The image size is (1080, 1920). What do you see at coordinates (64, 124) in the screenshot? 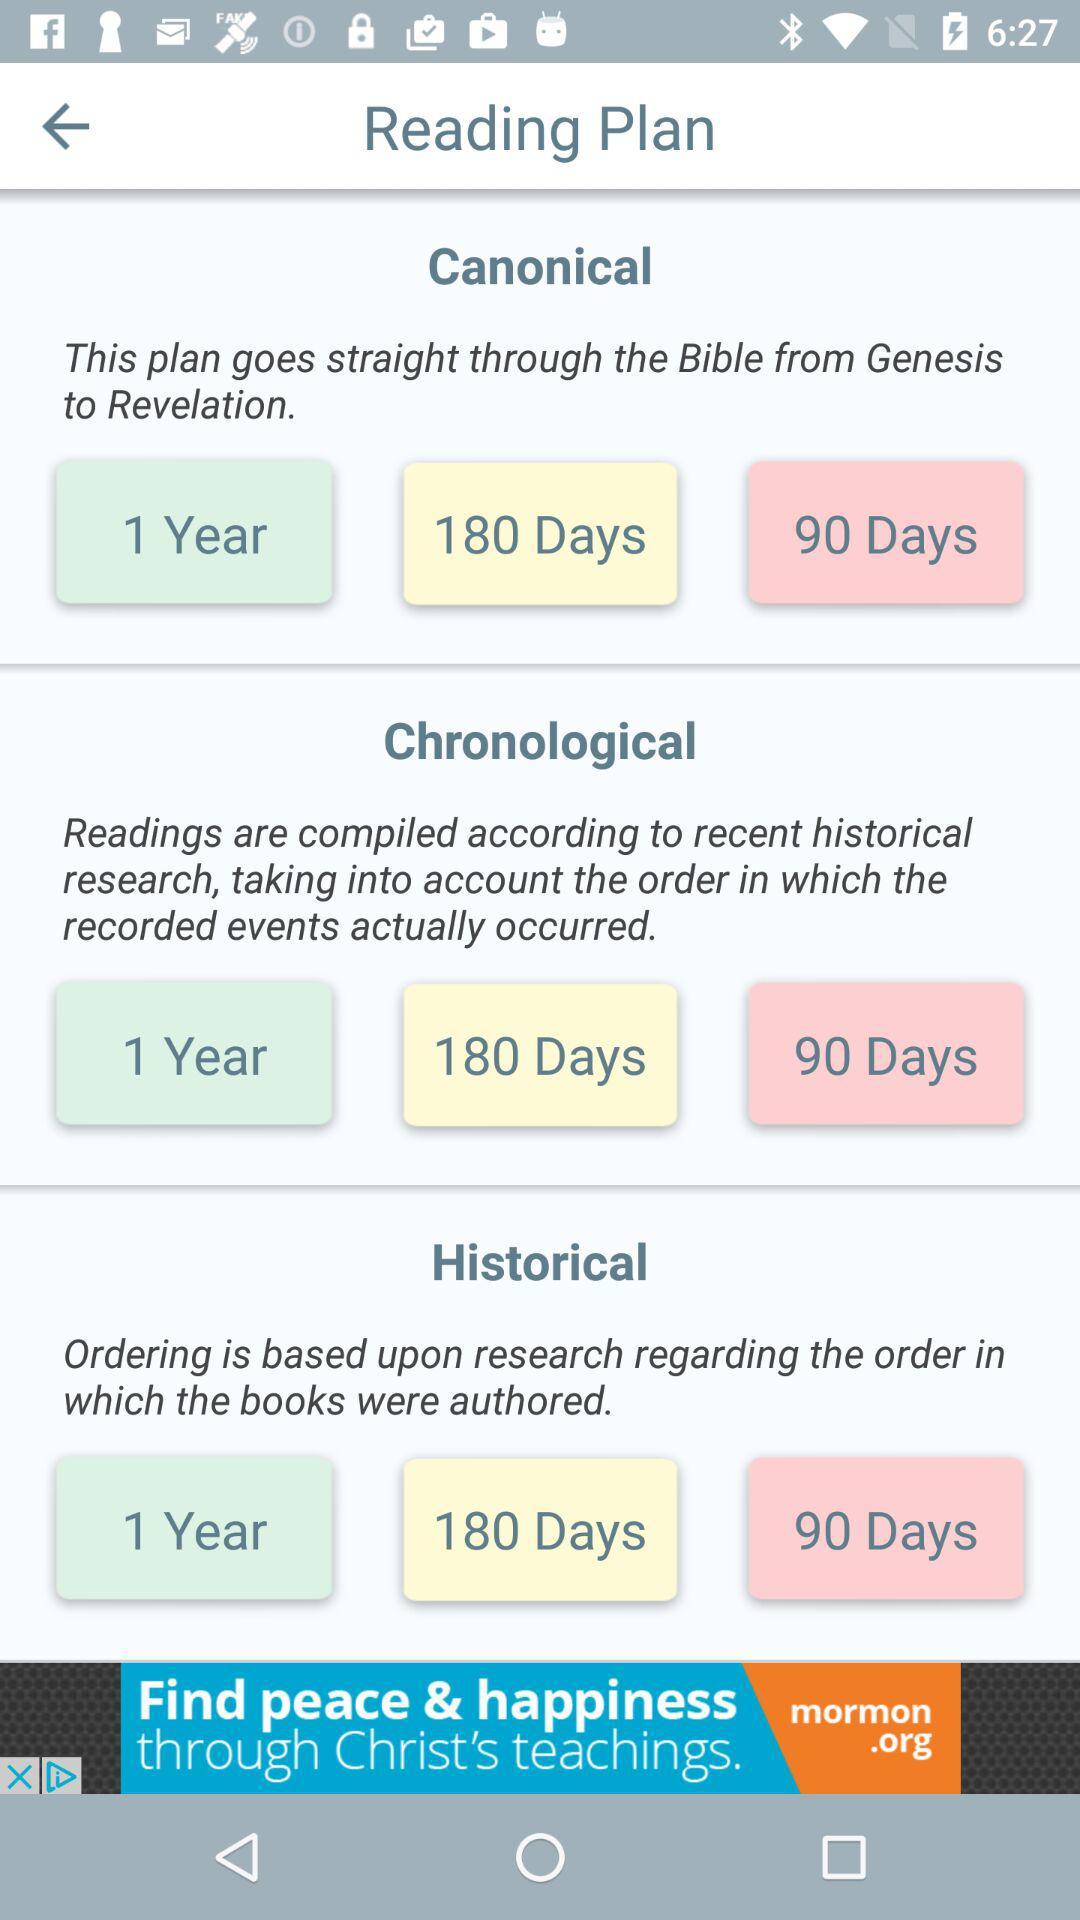
I see `go back` at bounding box center [64, 124].